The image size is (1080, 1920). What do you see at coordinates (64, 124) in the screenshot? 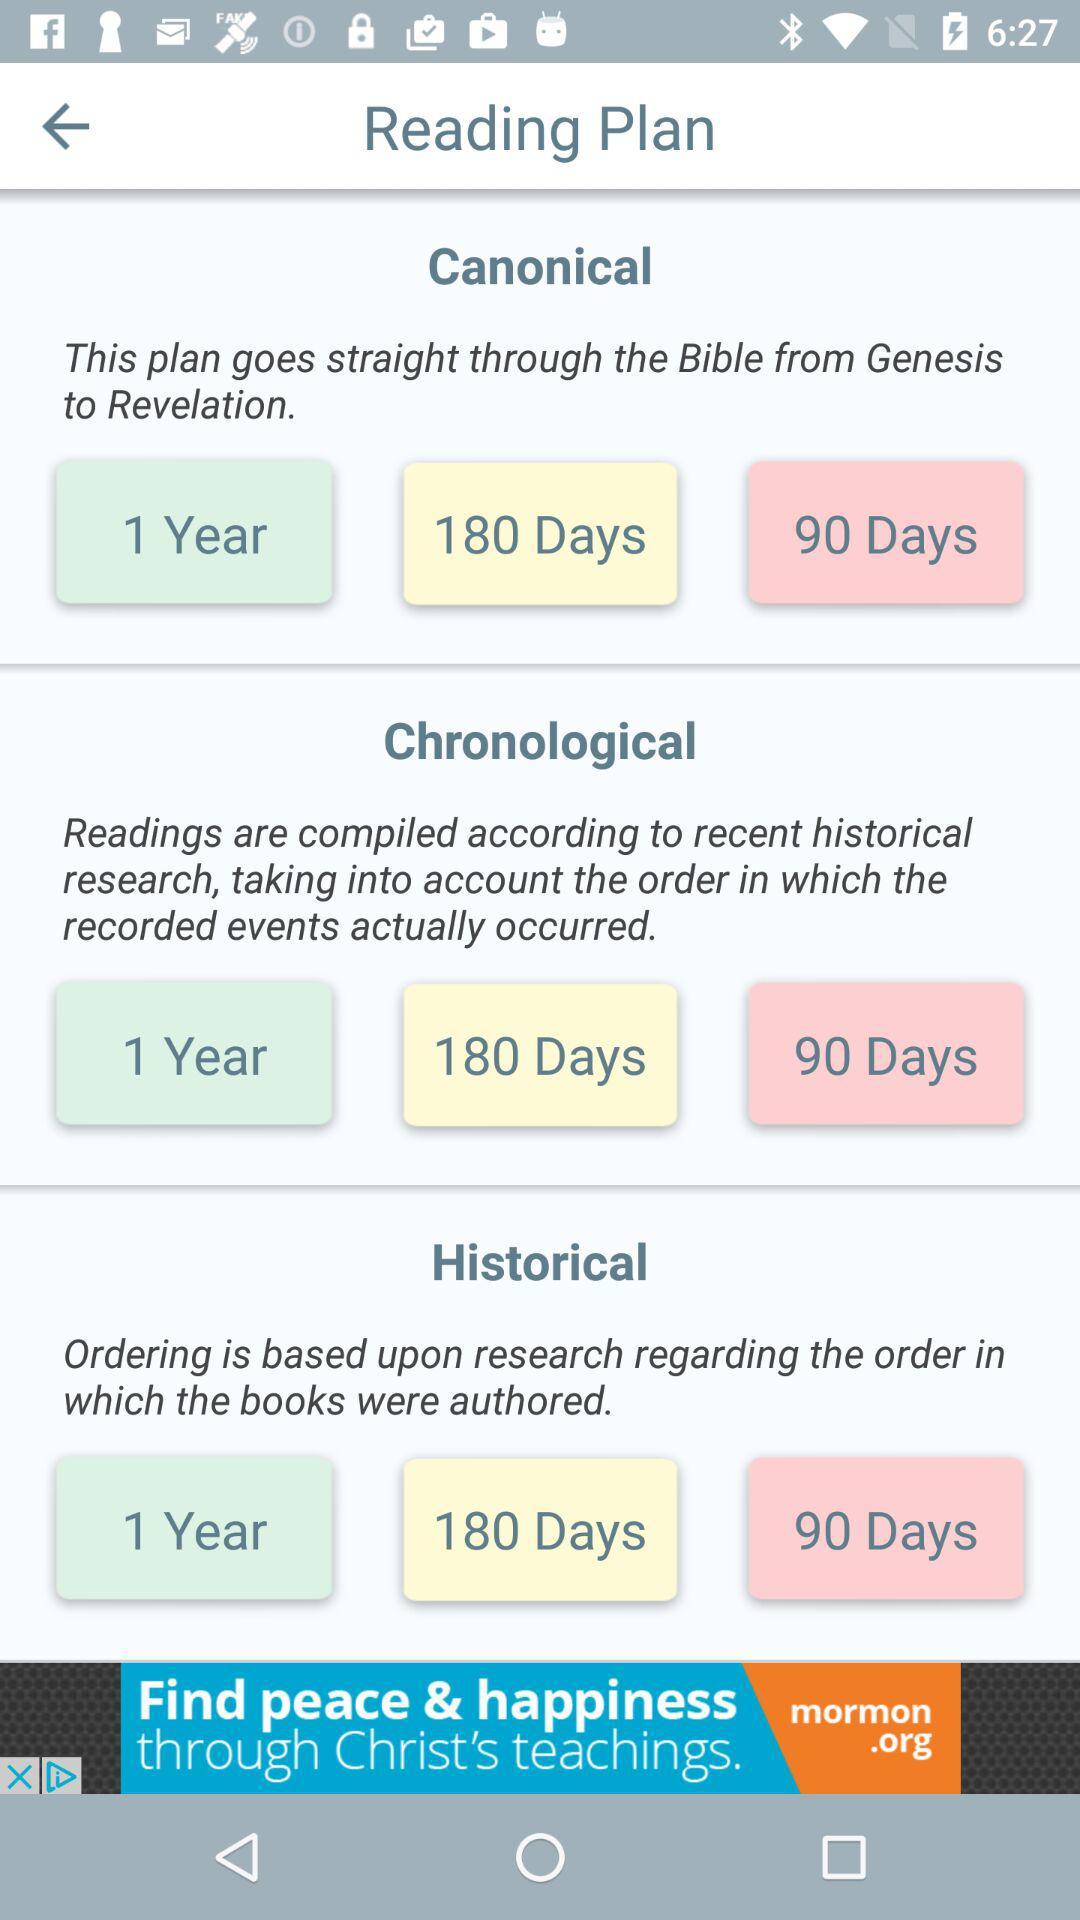
I see `go back` at bounding box center [64, 124].